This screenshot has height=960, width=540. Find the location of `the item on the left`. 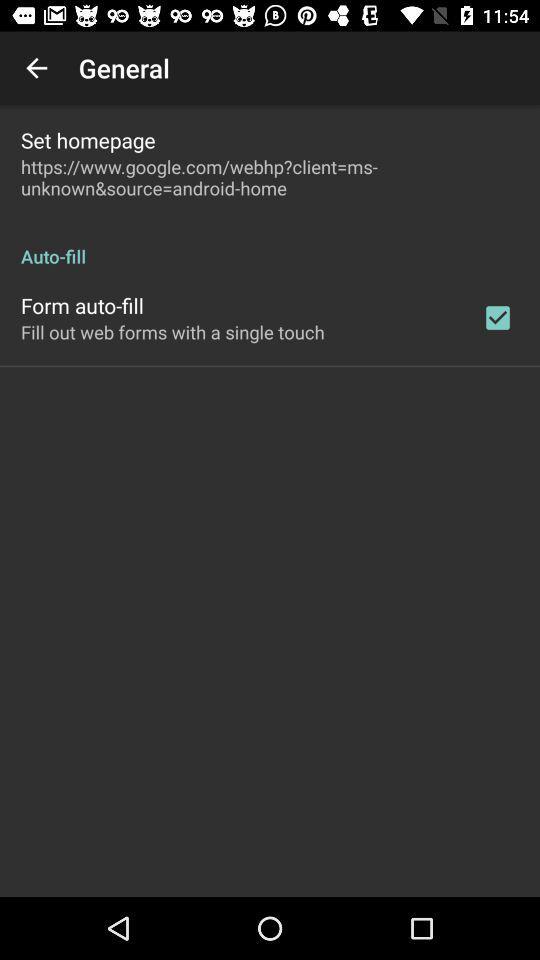

the item on the left is located at coordinates (172, 332).